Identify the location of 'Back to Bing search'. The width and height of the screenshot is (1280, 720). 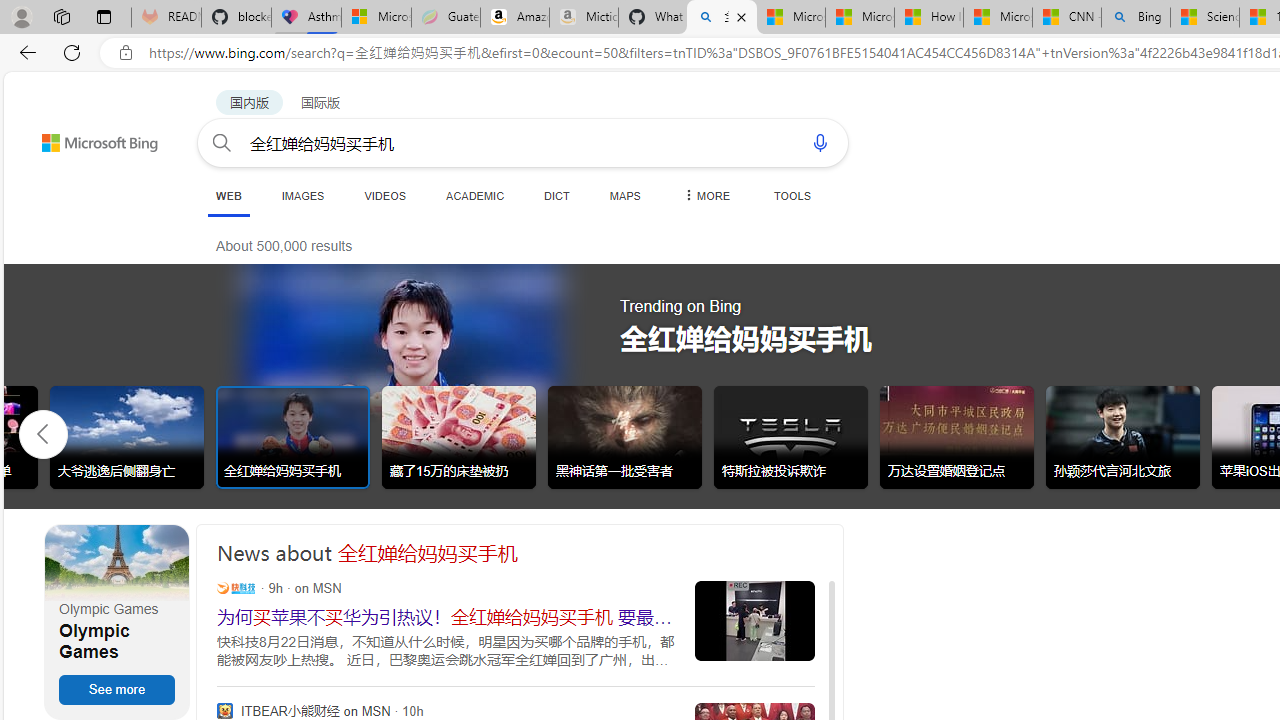
(86, 137).